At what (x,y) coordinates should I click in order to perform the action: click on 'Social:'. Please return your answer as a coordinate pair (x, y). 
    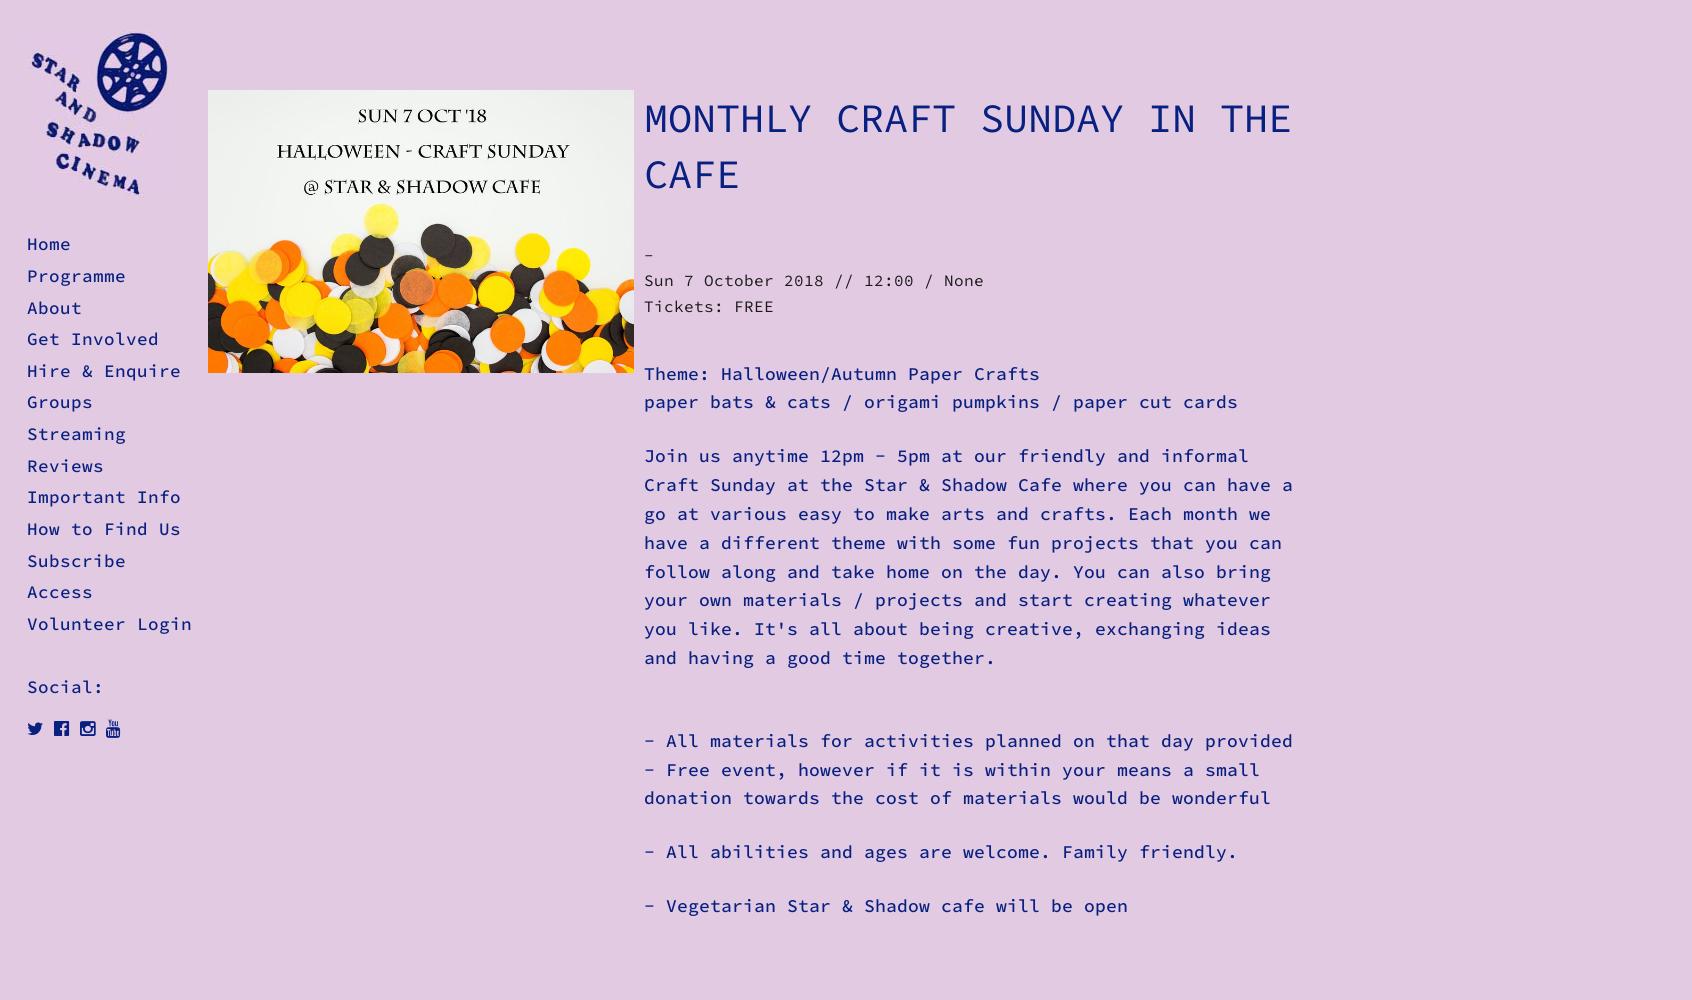
    Looking at the image, I should click on (64, 687).